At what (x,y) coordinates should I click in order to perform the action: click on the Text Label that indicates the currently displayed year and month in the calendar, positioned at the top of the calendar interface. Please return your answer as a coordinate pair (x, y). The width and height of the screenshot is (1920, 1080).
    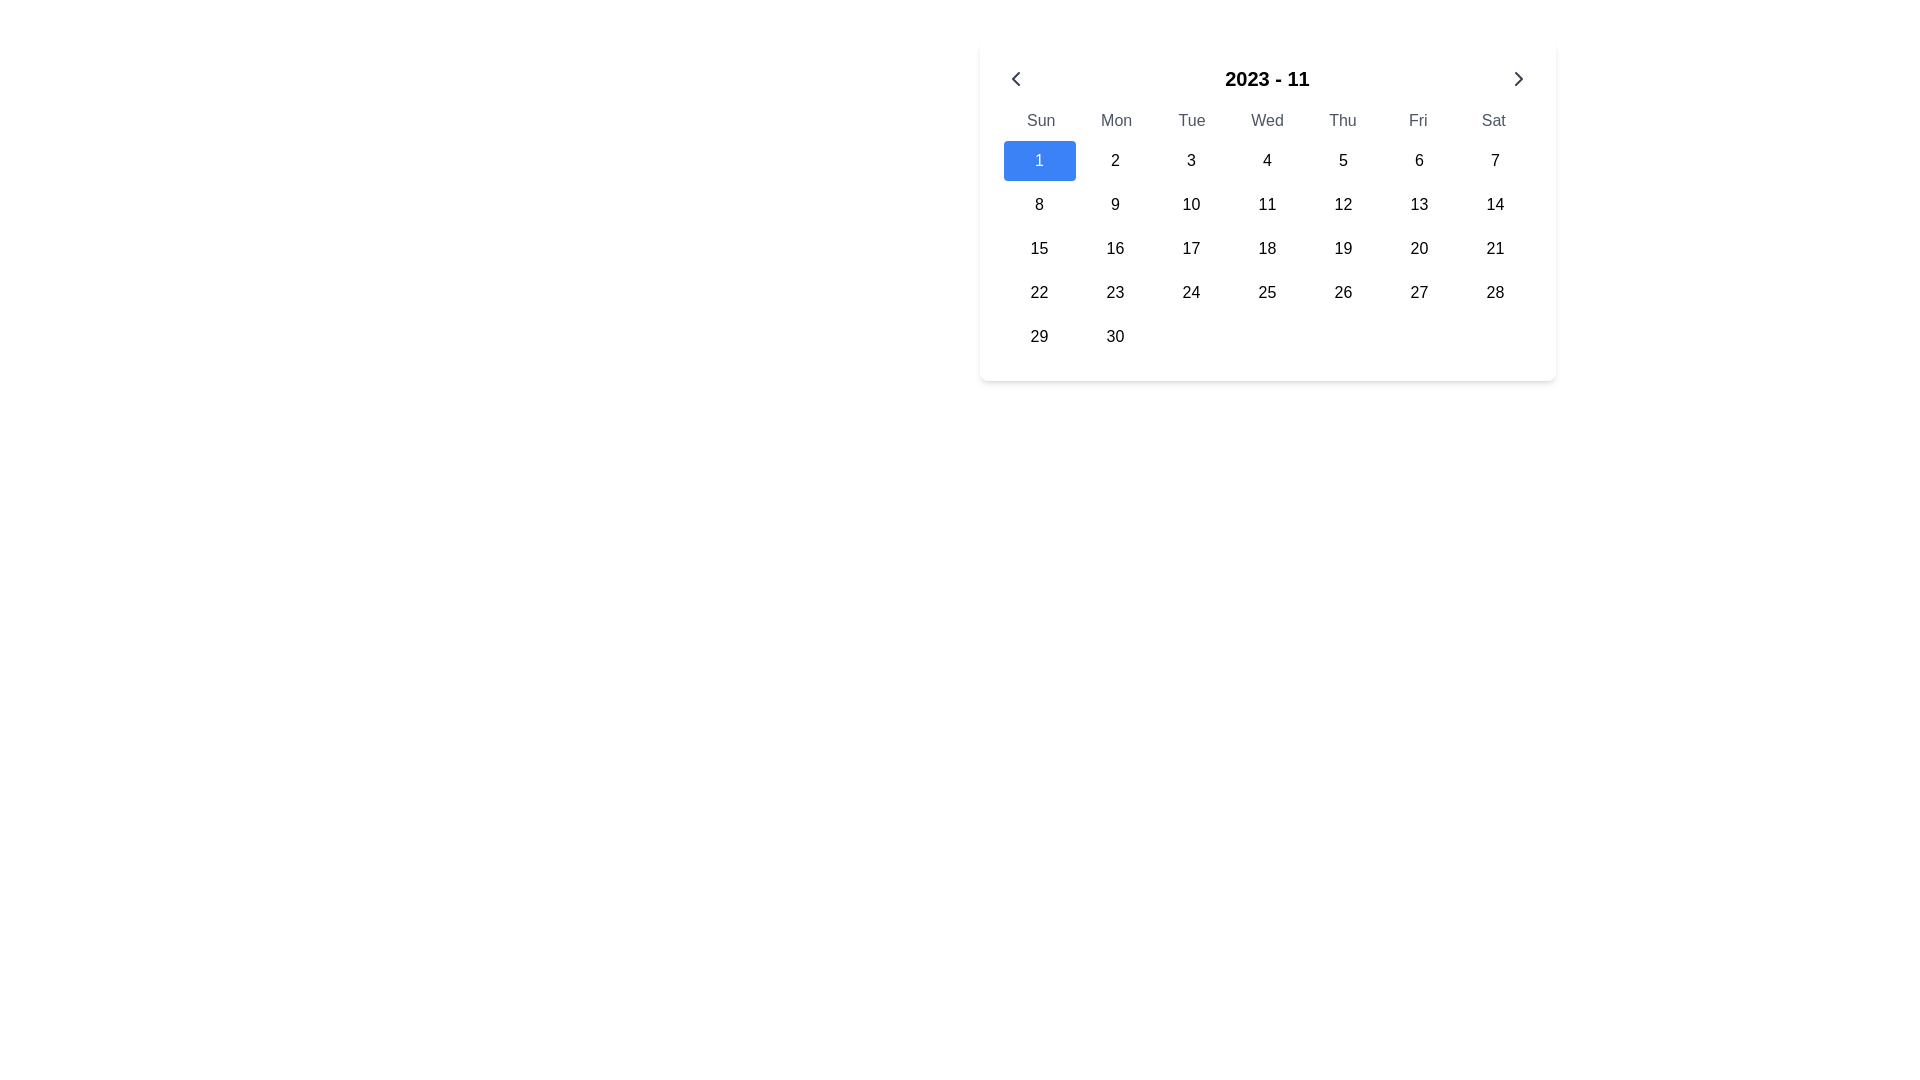
    Looking at the image, I should click on (1266, 77).